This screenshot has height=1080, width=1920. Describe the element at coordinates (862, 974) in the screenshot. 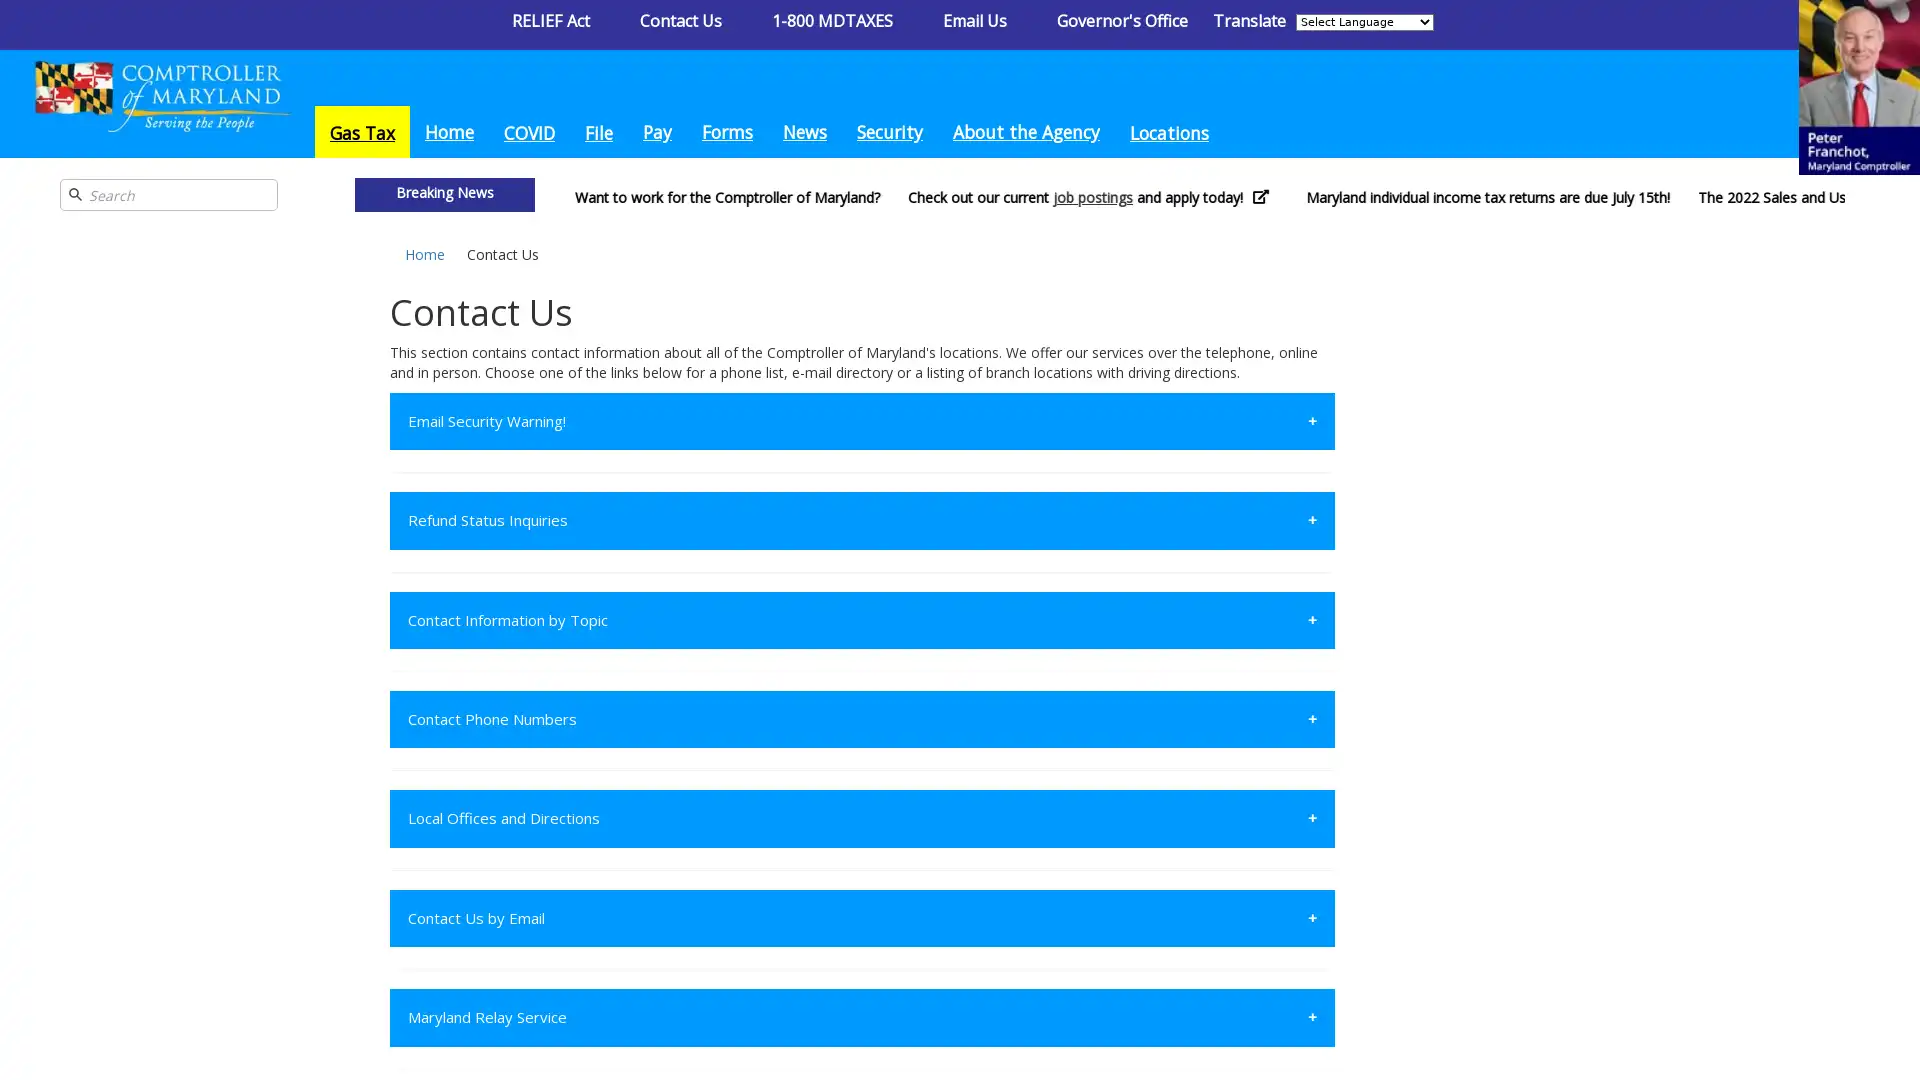

I see `State License Bureau +` at that location.